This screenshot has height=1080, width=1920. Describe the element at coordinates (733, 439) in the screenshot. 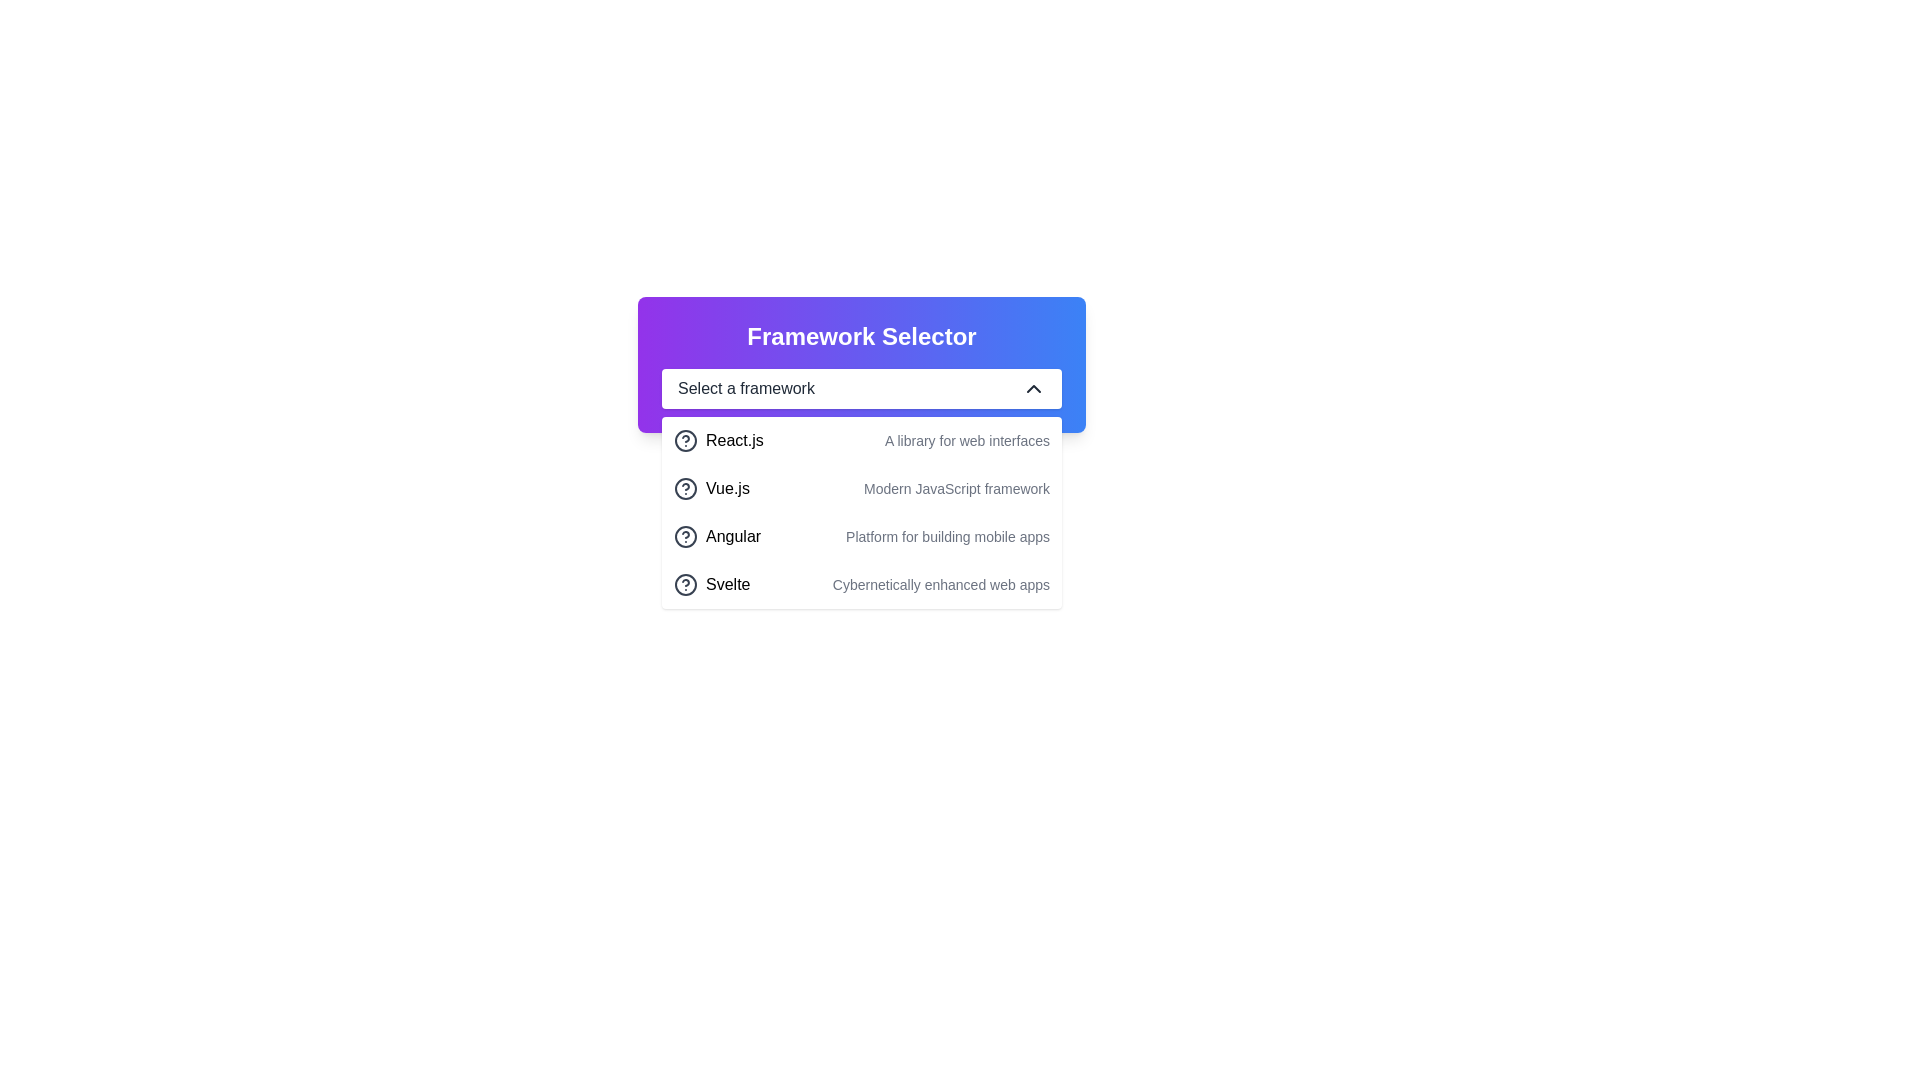

I see `the text 'React.js' in the dropdown menu` at that location.